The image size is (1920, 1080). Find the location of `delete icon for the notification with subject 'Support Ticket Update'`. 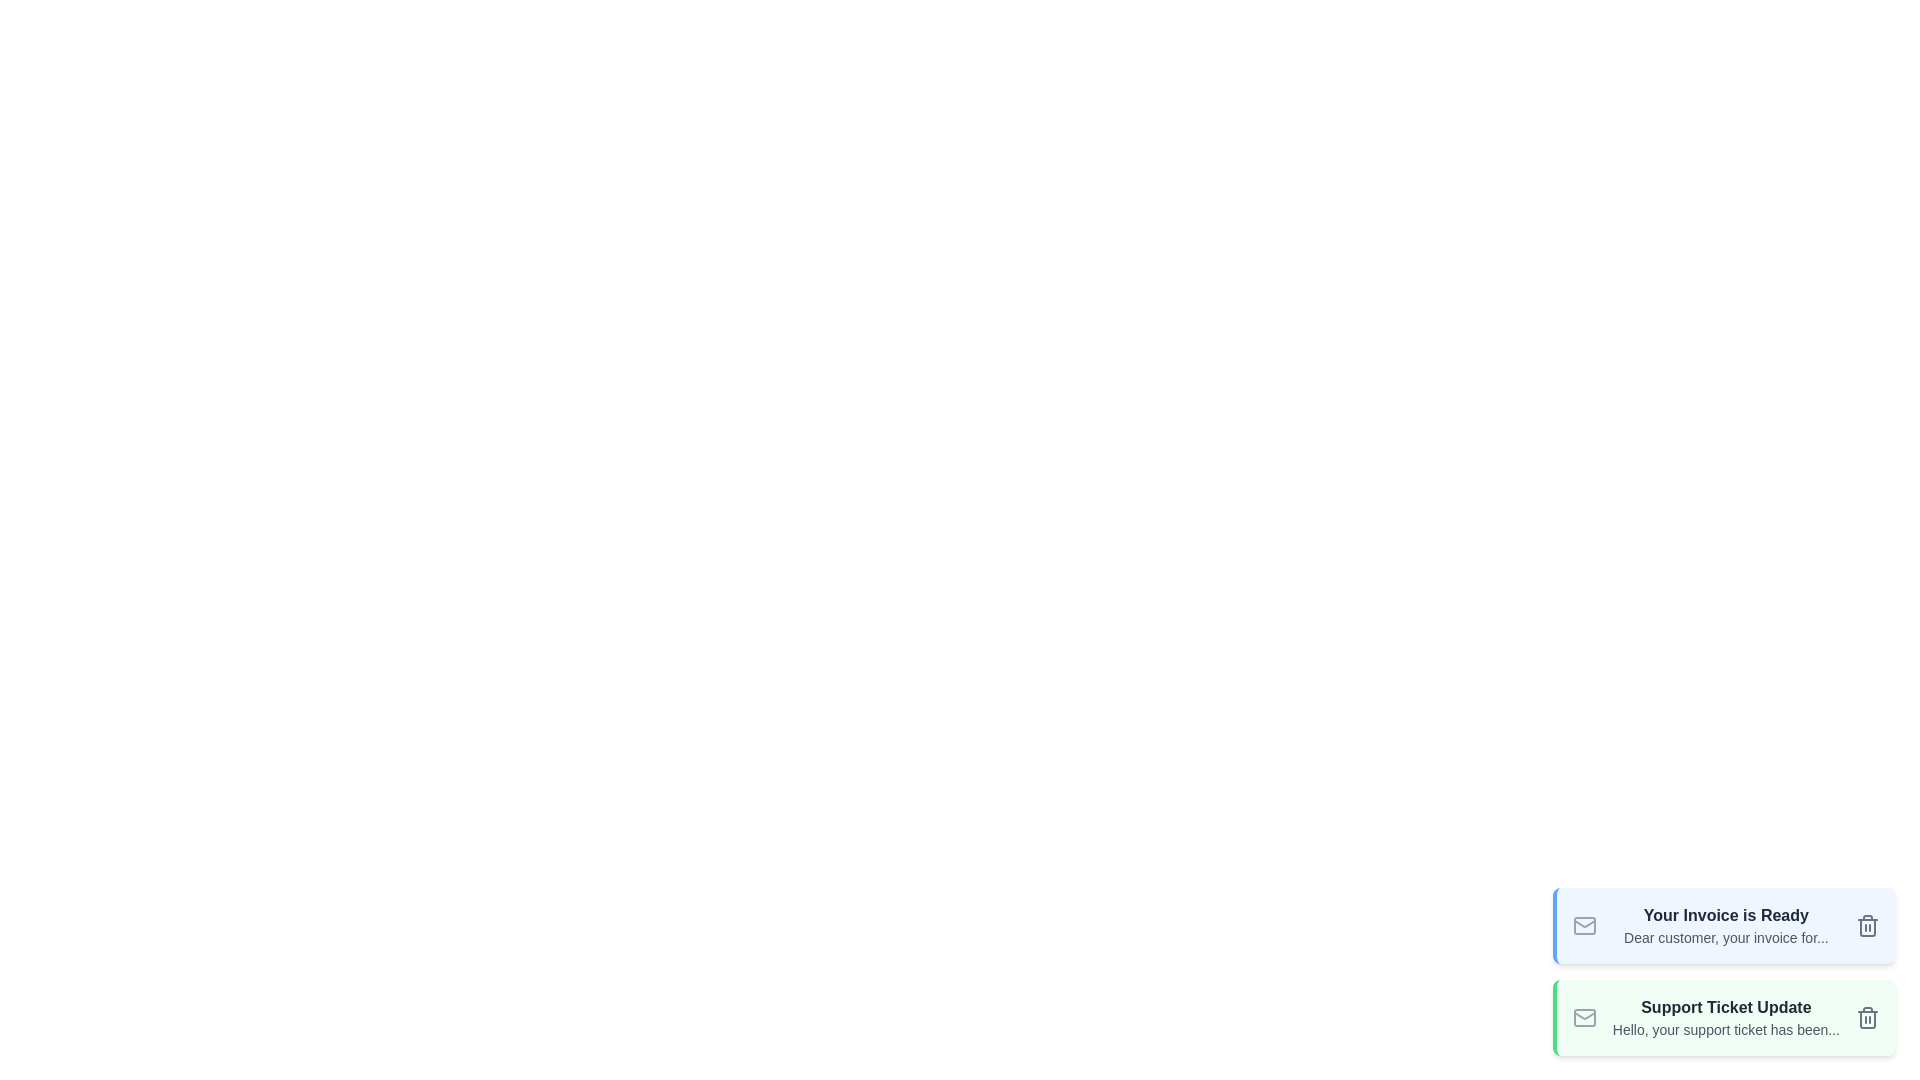

delete icon for the notification with subject 'Support Ticket Update' is located at coordinates (1866, 1018).